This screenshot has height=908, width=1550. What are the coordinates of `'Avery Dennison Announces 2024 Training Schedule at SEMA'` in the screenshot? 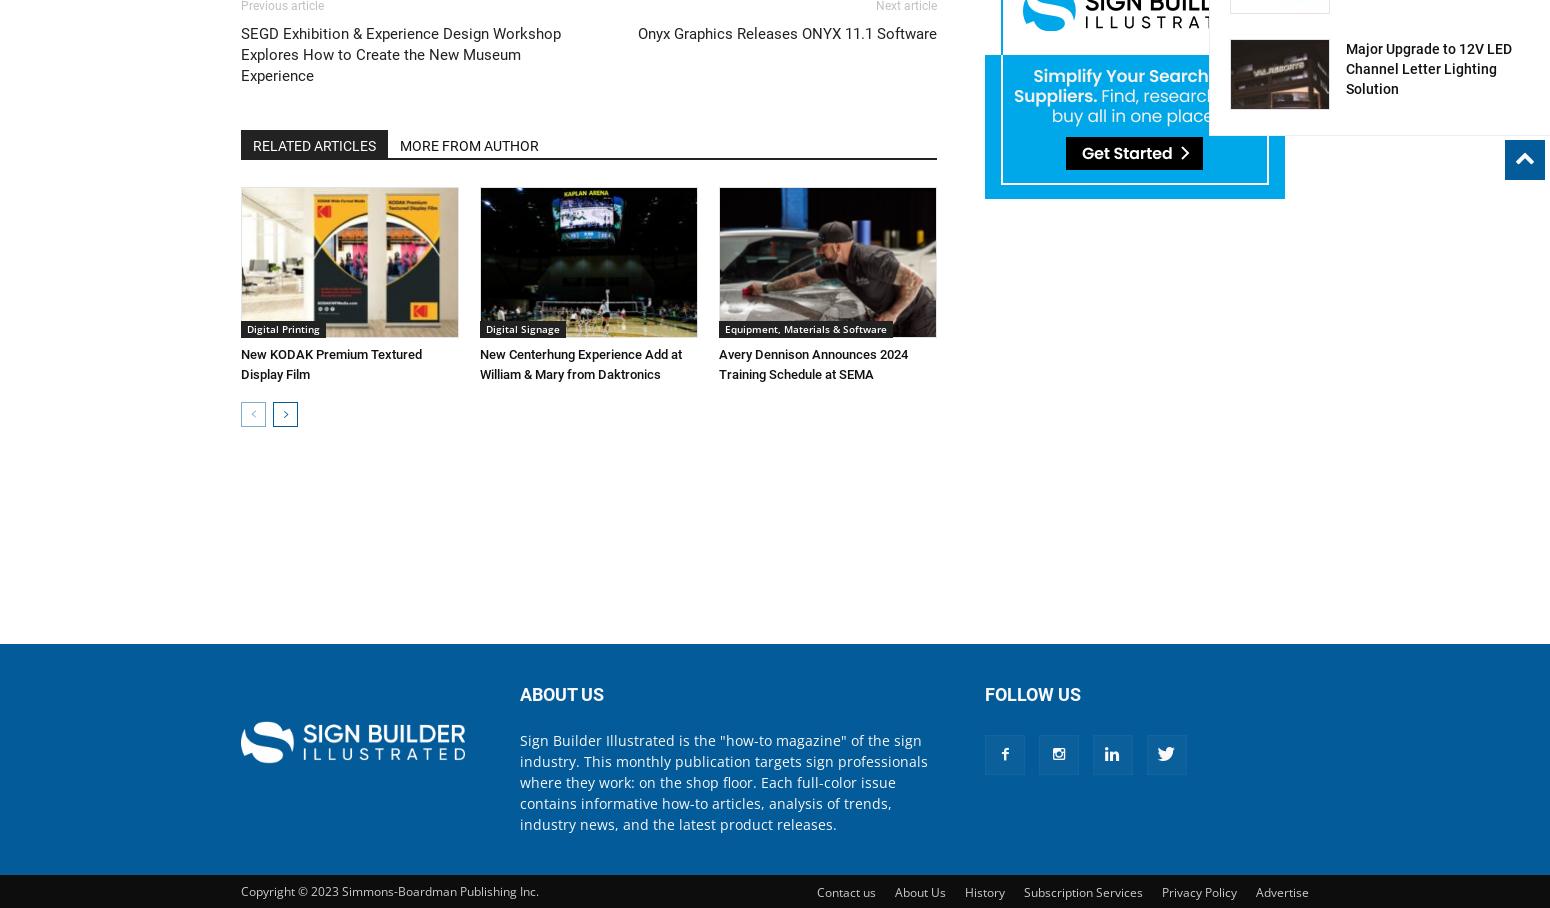 It's located at (812, 363).